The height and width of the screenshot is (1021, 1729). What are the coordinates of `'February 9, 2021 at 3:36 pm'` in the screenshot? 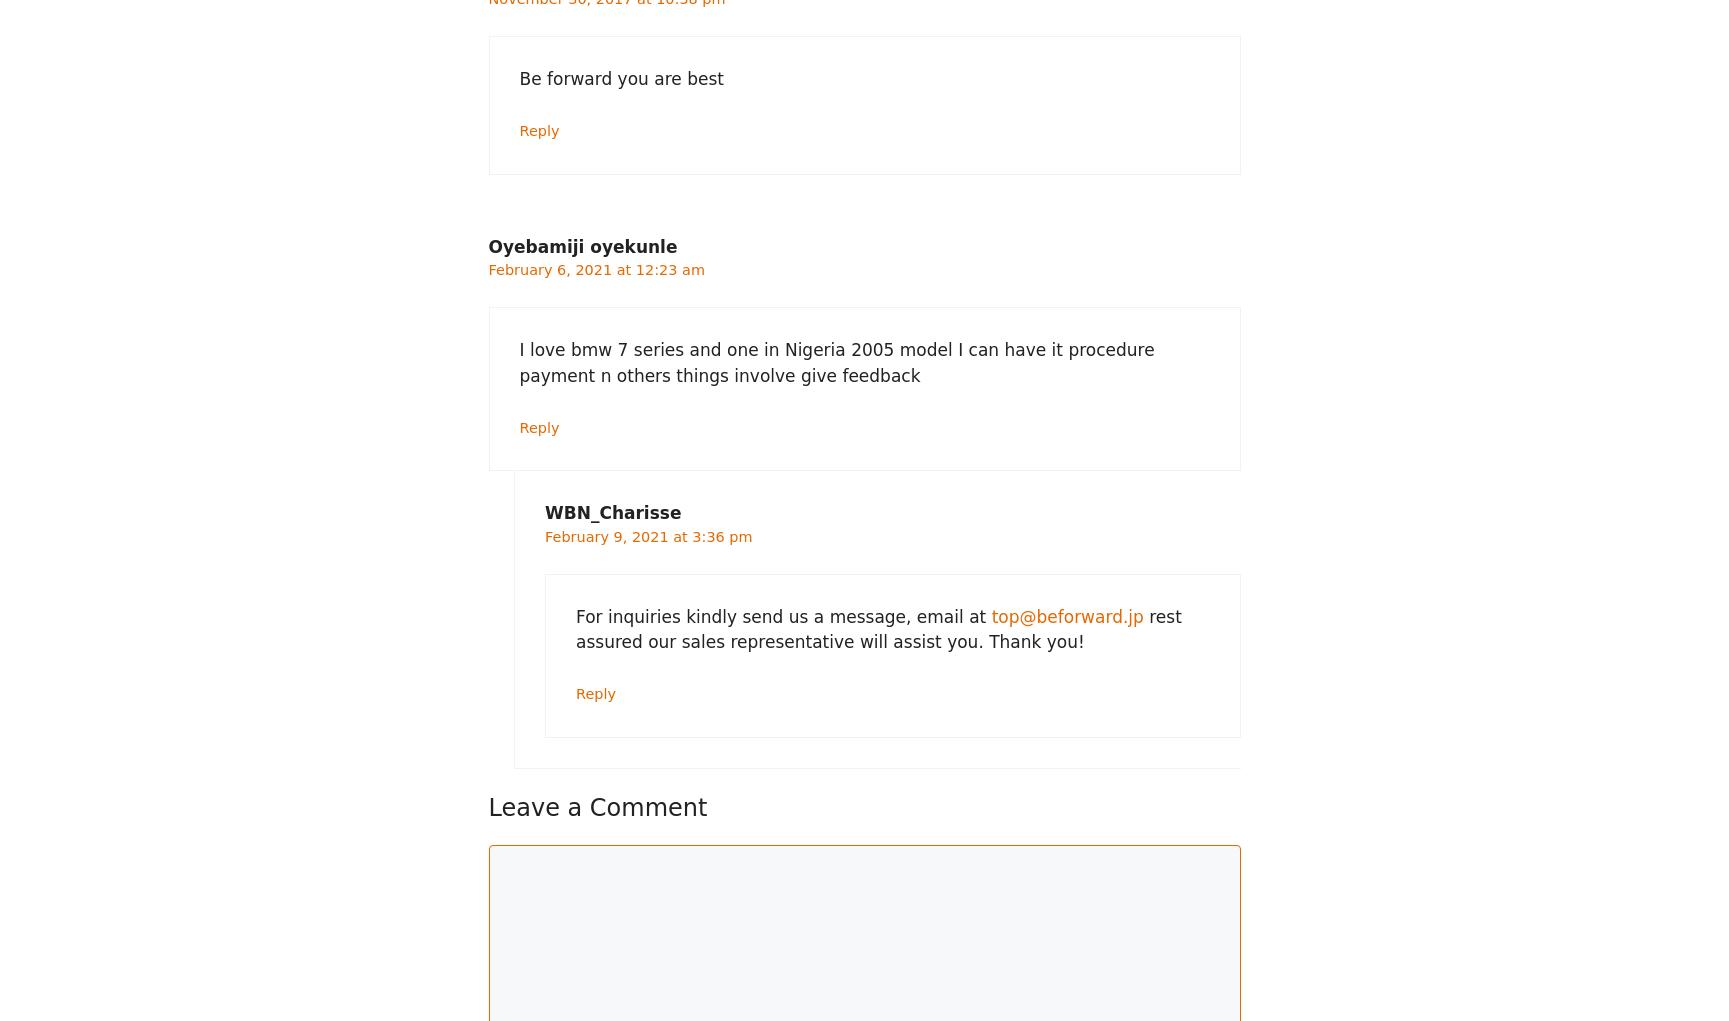 It's located at (647, 536).